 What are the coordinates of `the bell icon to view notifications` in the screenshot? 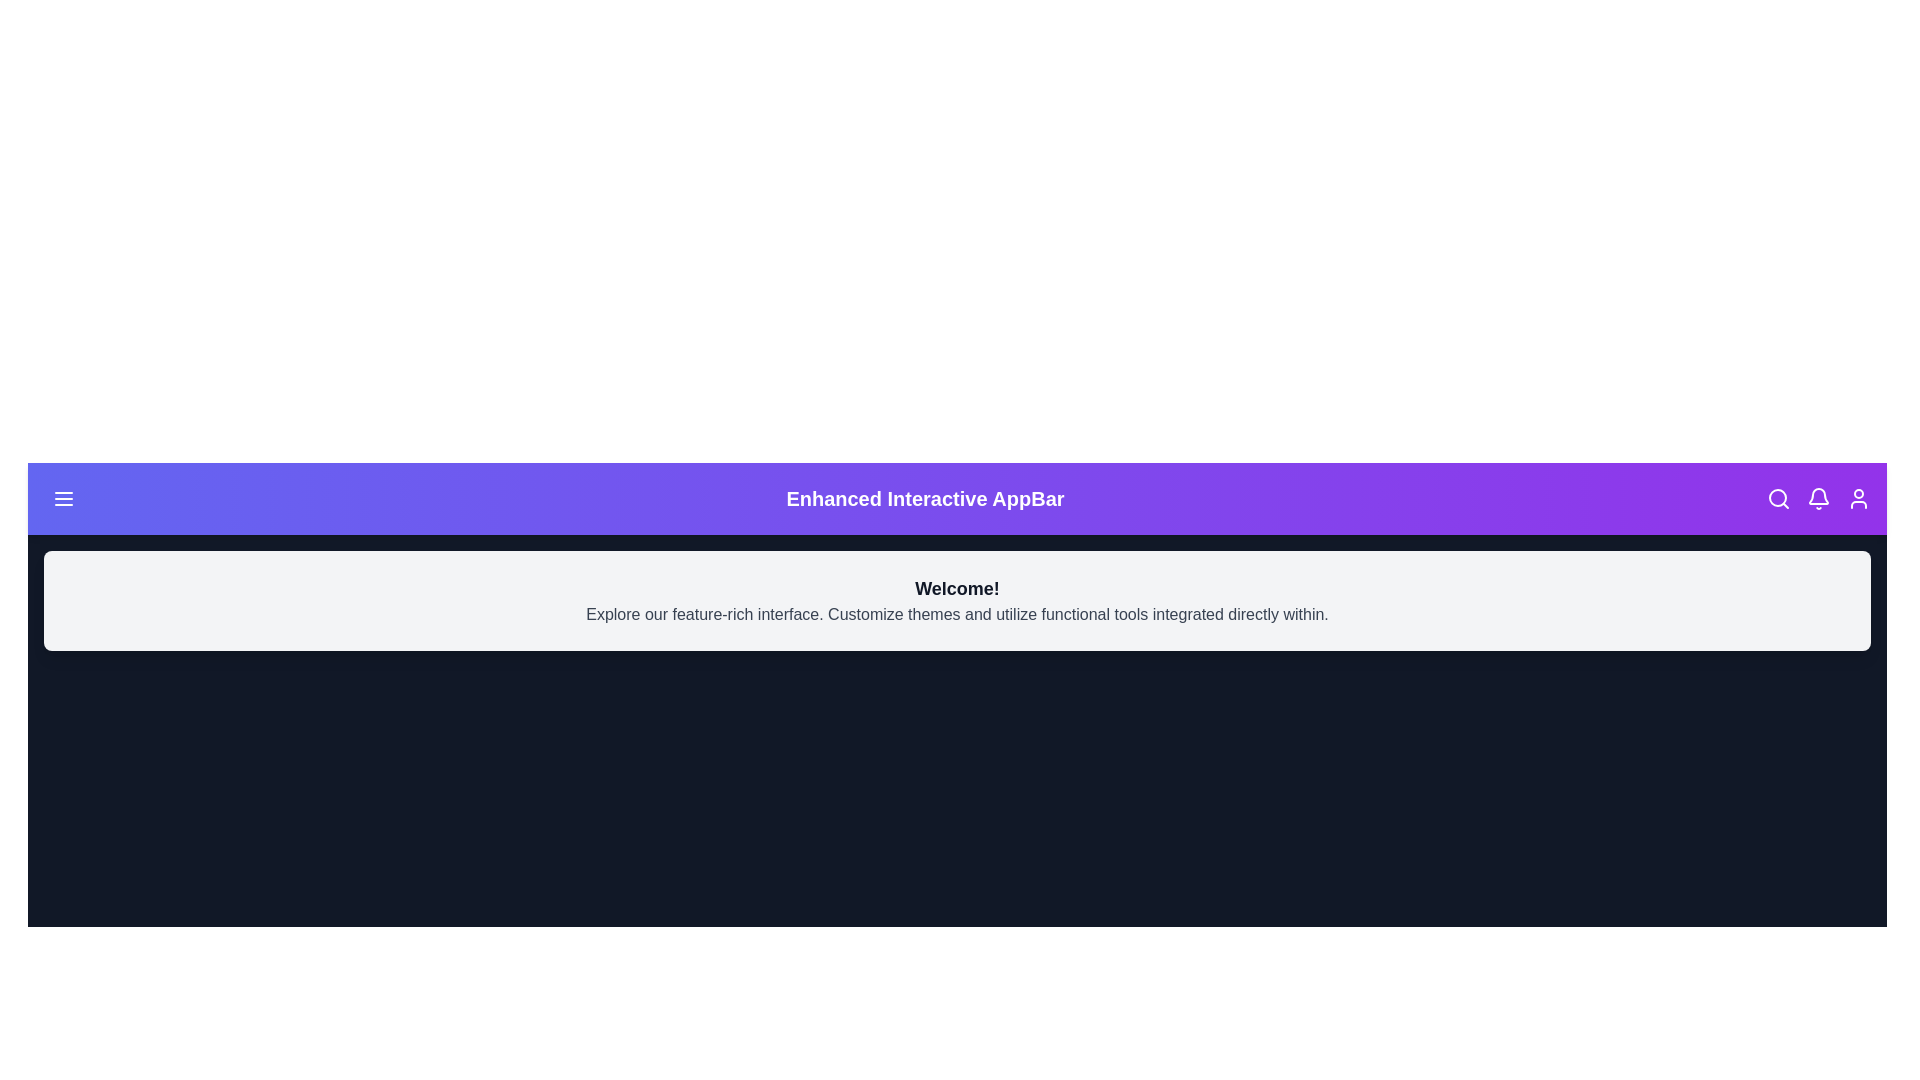 It's located at (1819, 497).